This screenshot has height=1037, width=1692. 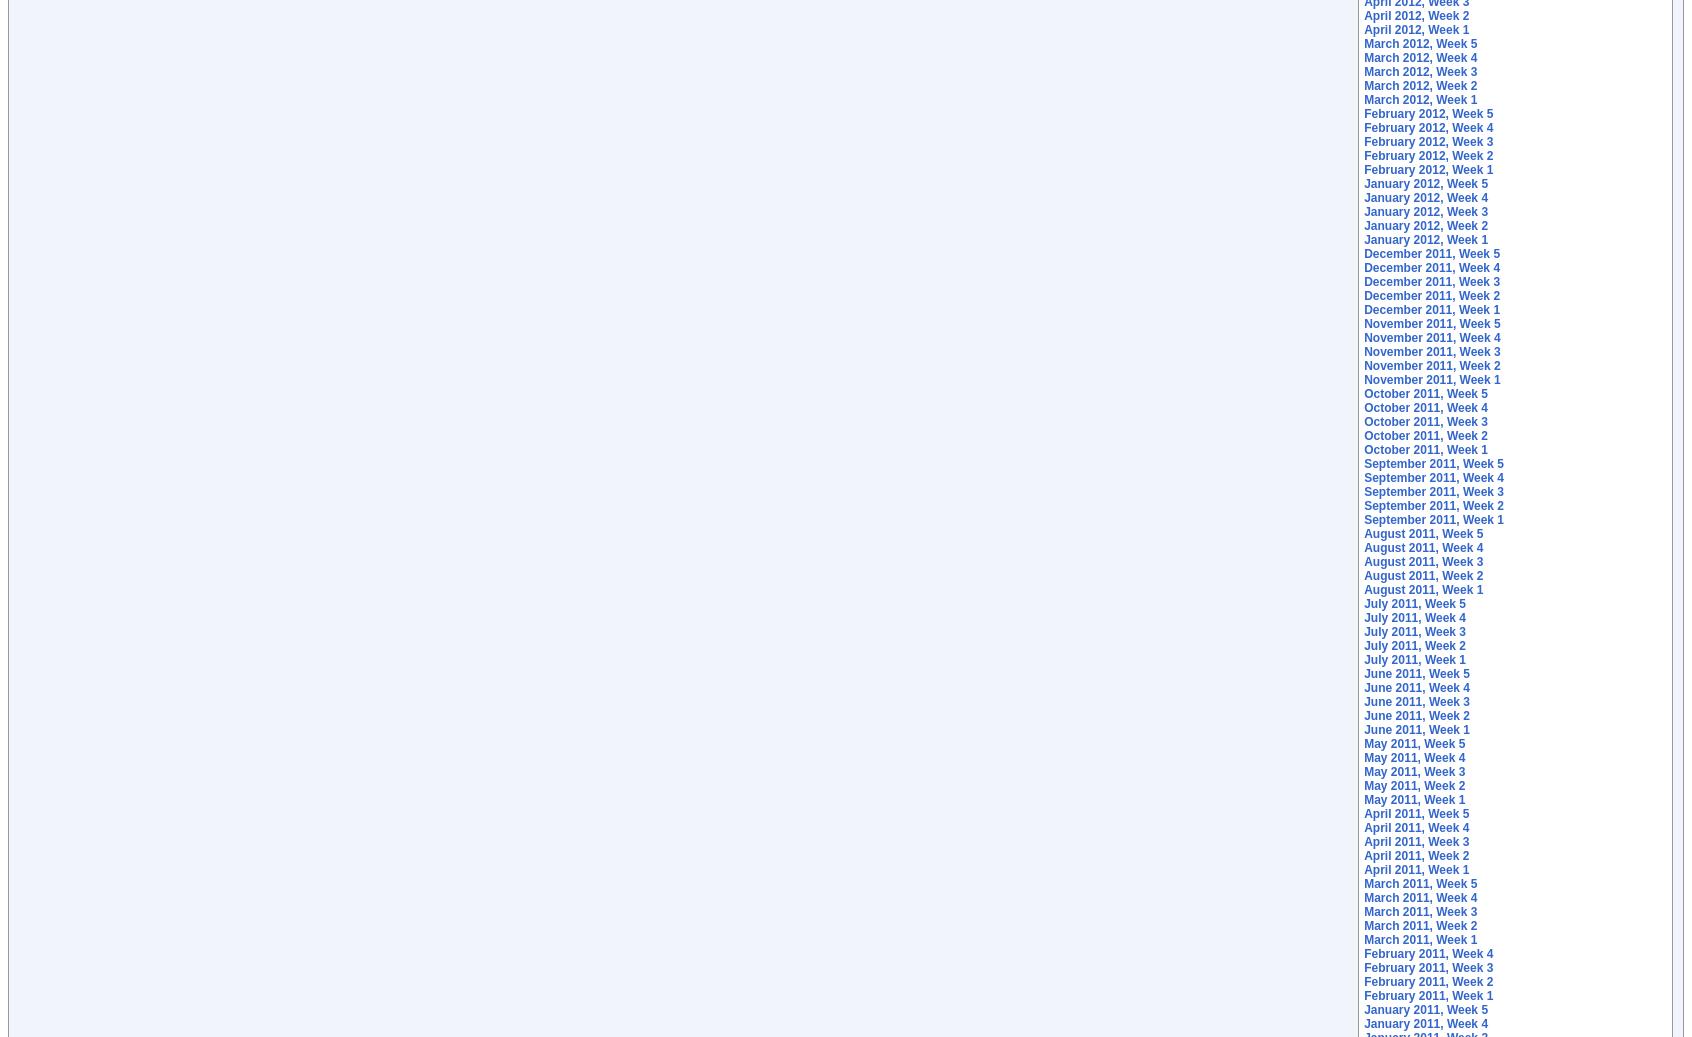 What do you see at coordinates (1425, 434) in the screenshot?
I see `'October 2011, Week 2'` at bounding box center [1425, 434].